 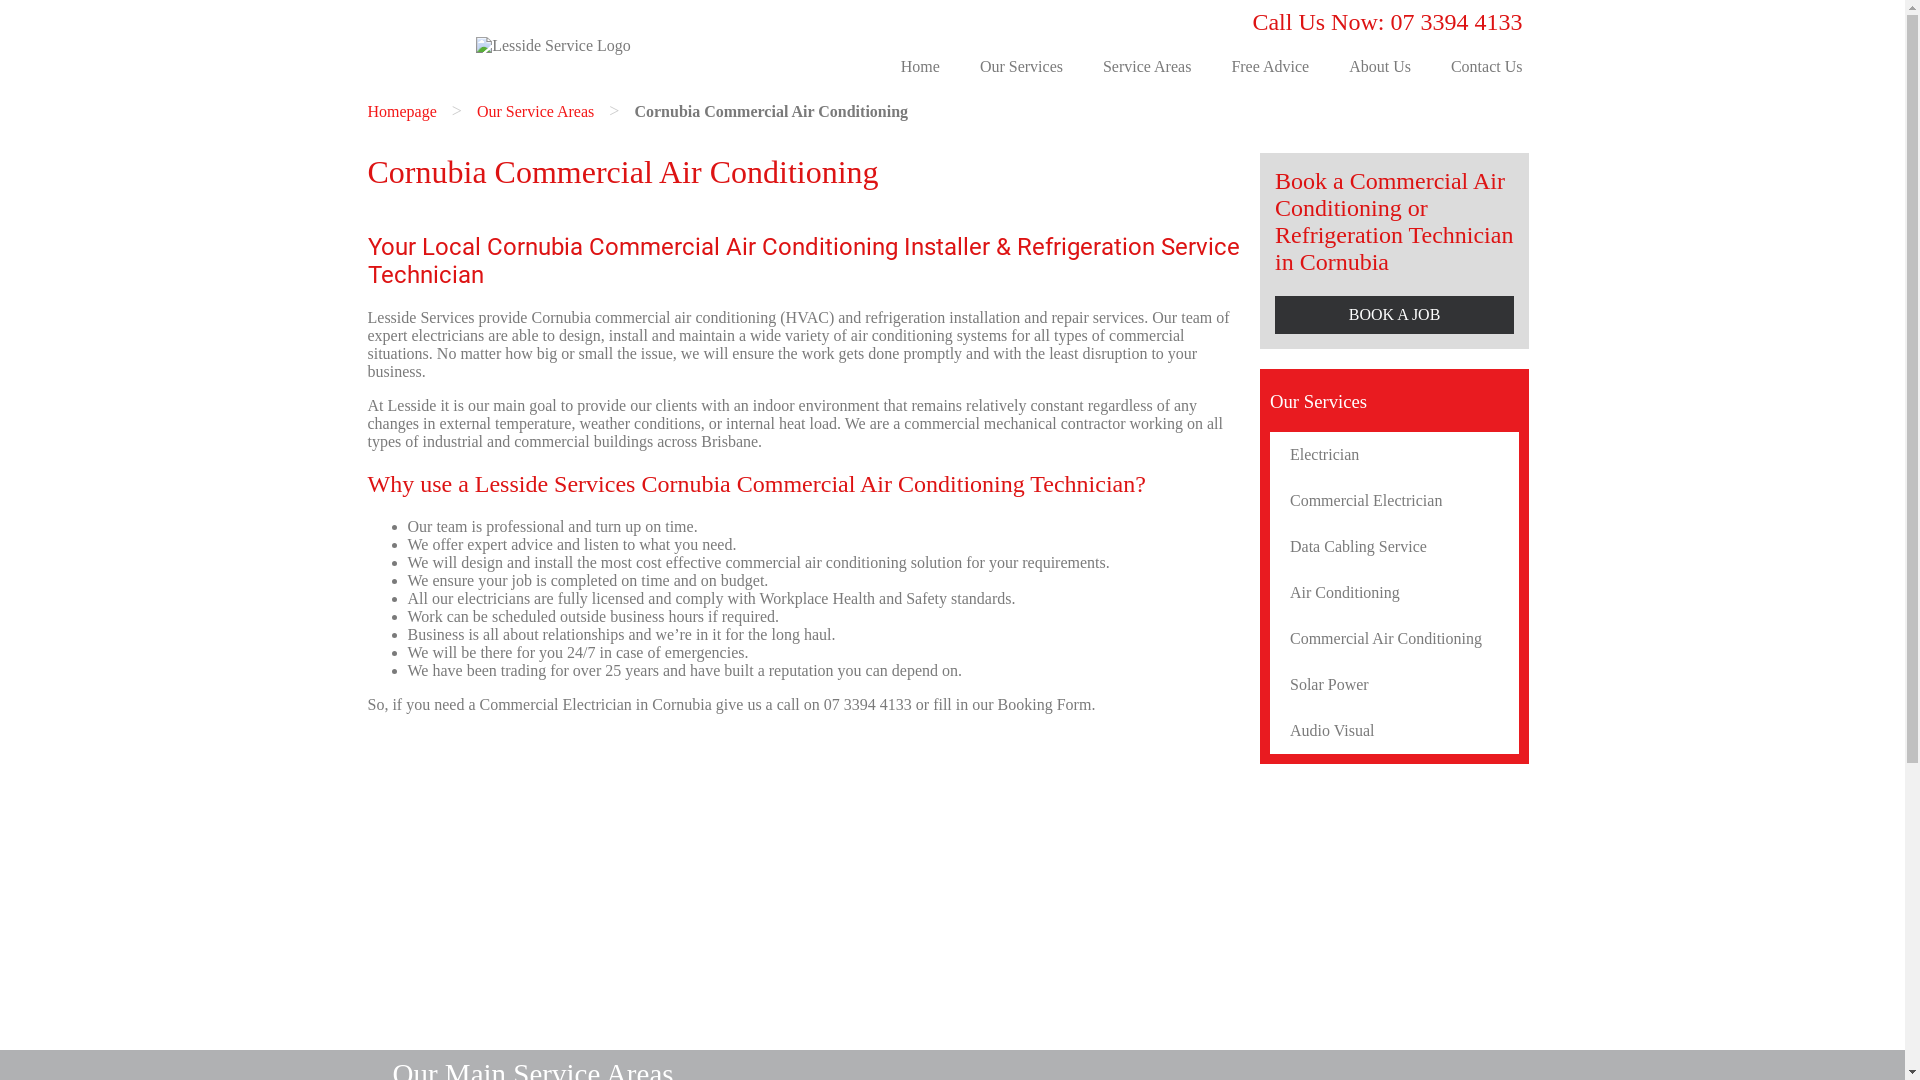 I want to click on 'Data Cabling Service', so click(x=1393, y=547).